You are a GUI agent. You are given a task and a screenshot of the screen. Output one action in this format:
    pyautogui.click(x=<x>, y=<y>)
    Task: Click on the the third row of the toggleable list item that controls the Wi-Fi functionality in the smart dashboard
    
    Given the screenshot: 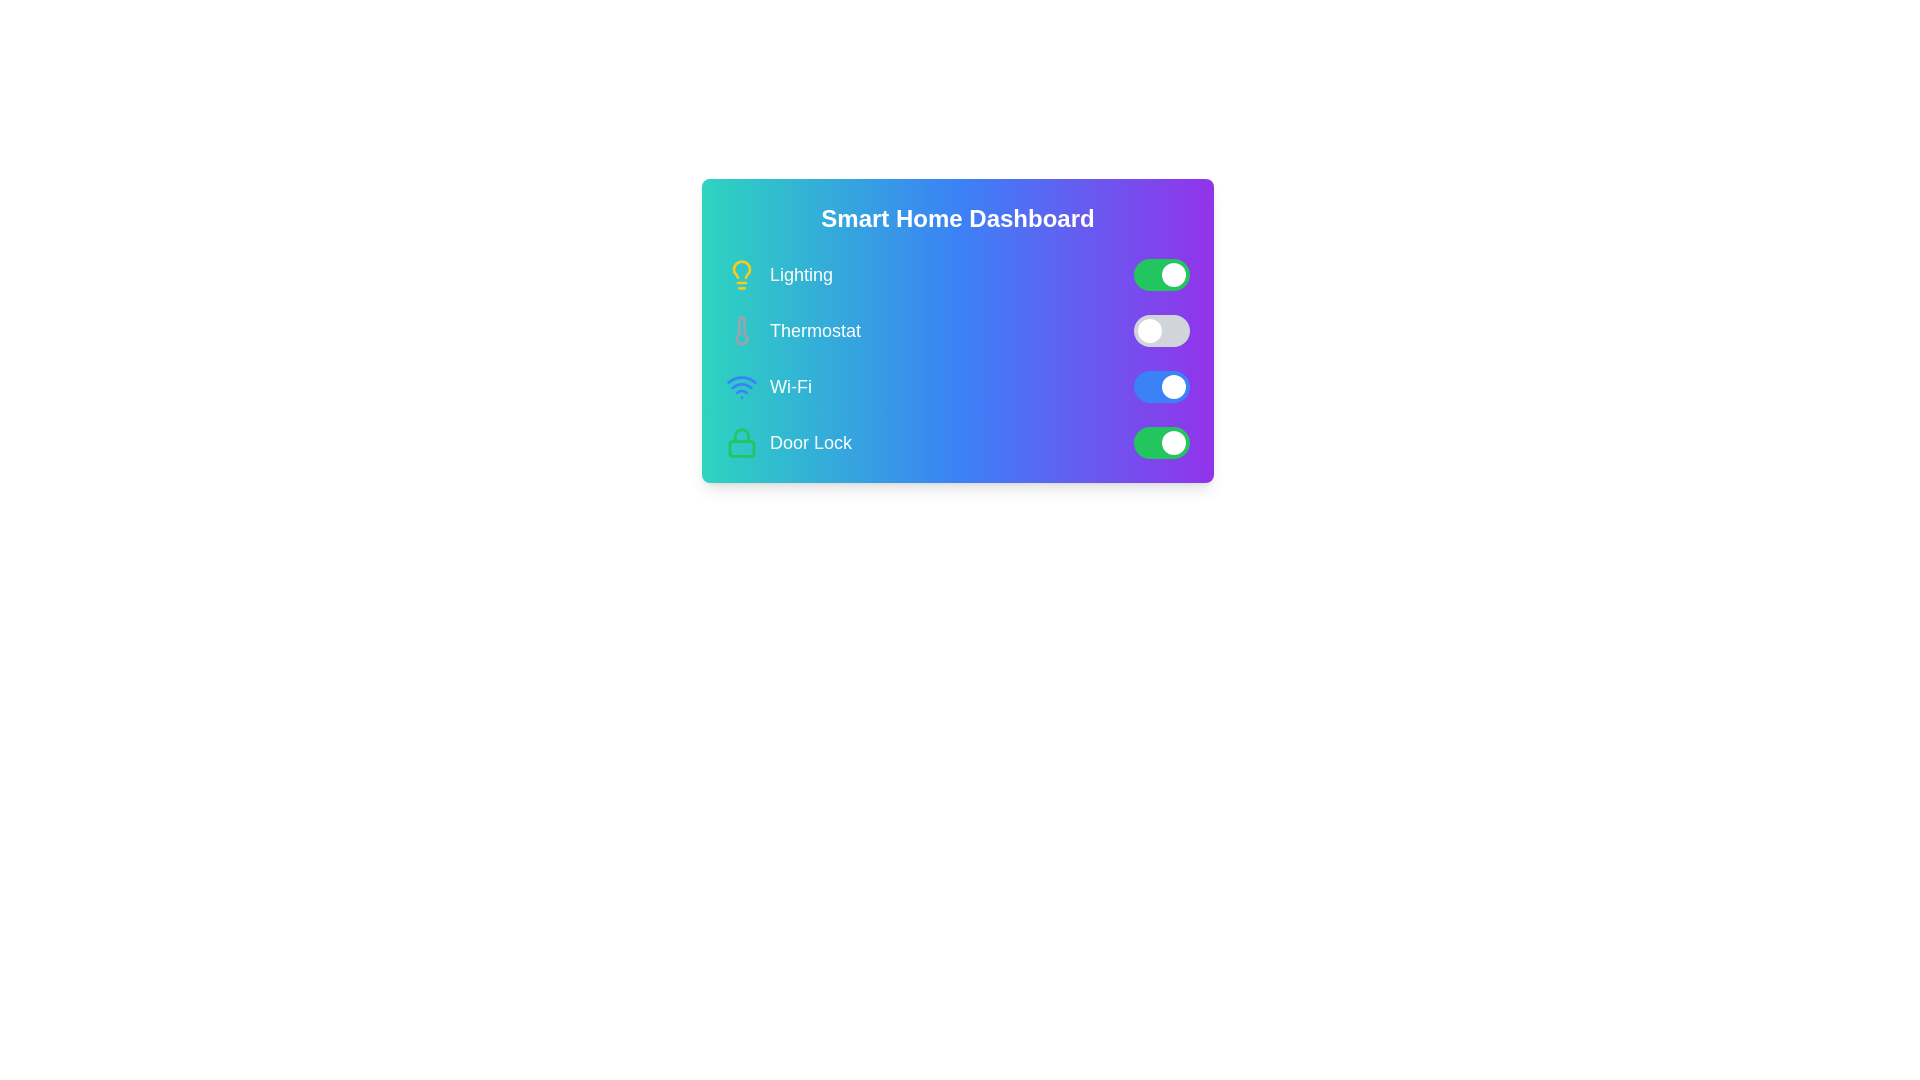 What is the action you would take?
    pyautogui.click(x=957, y=386)
    